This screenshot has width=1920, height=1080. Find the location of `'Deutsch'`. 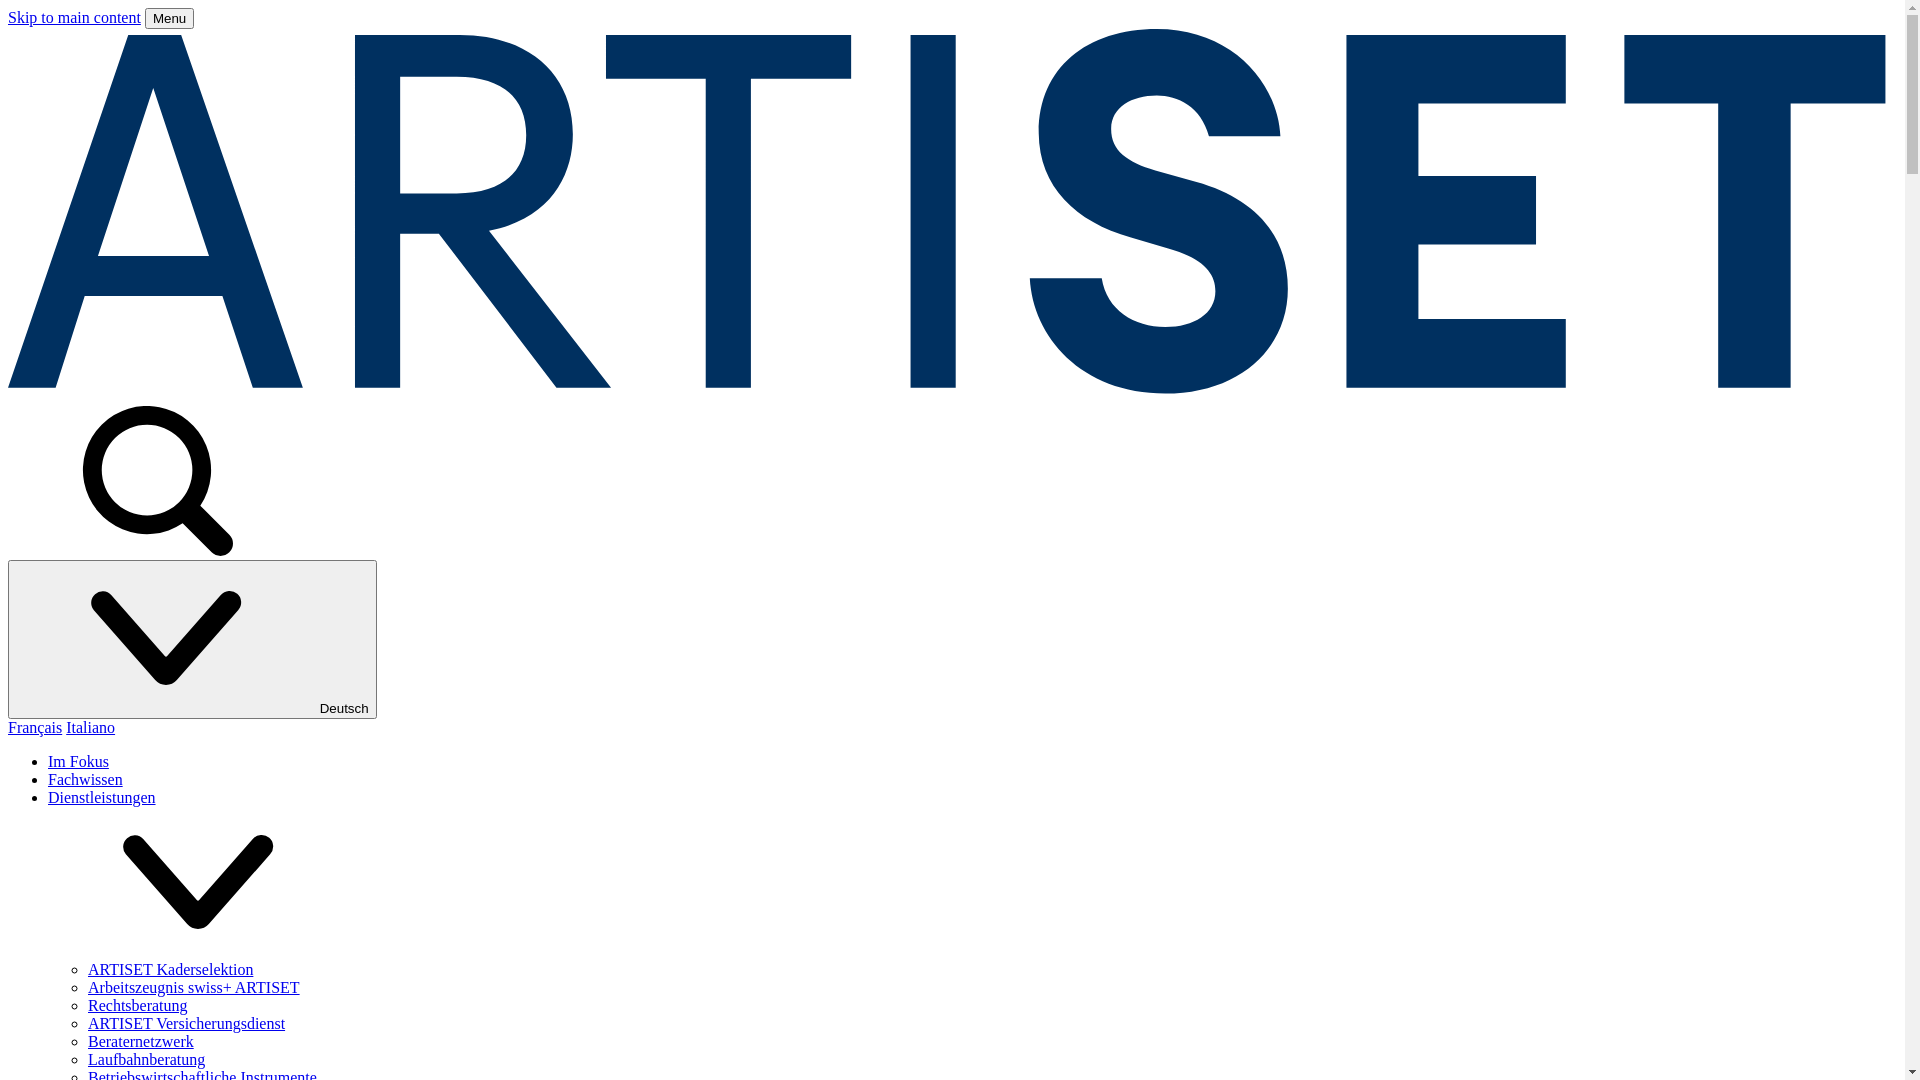

'Deutsch' is located at coordinates (192, 639).